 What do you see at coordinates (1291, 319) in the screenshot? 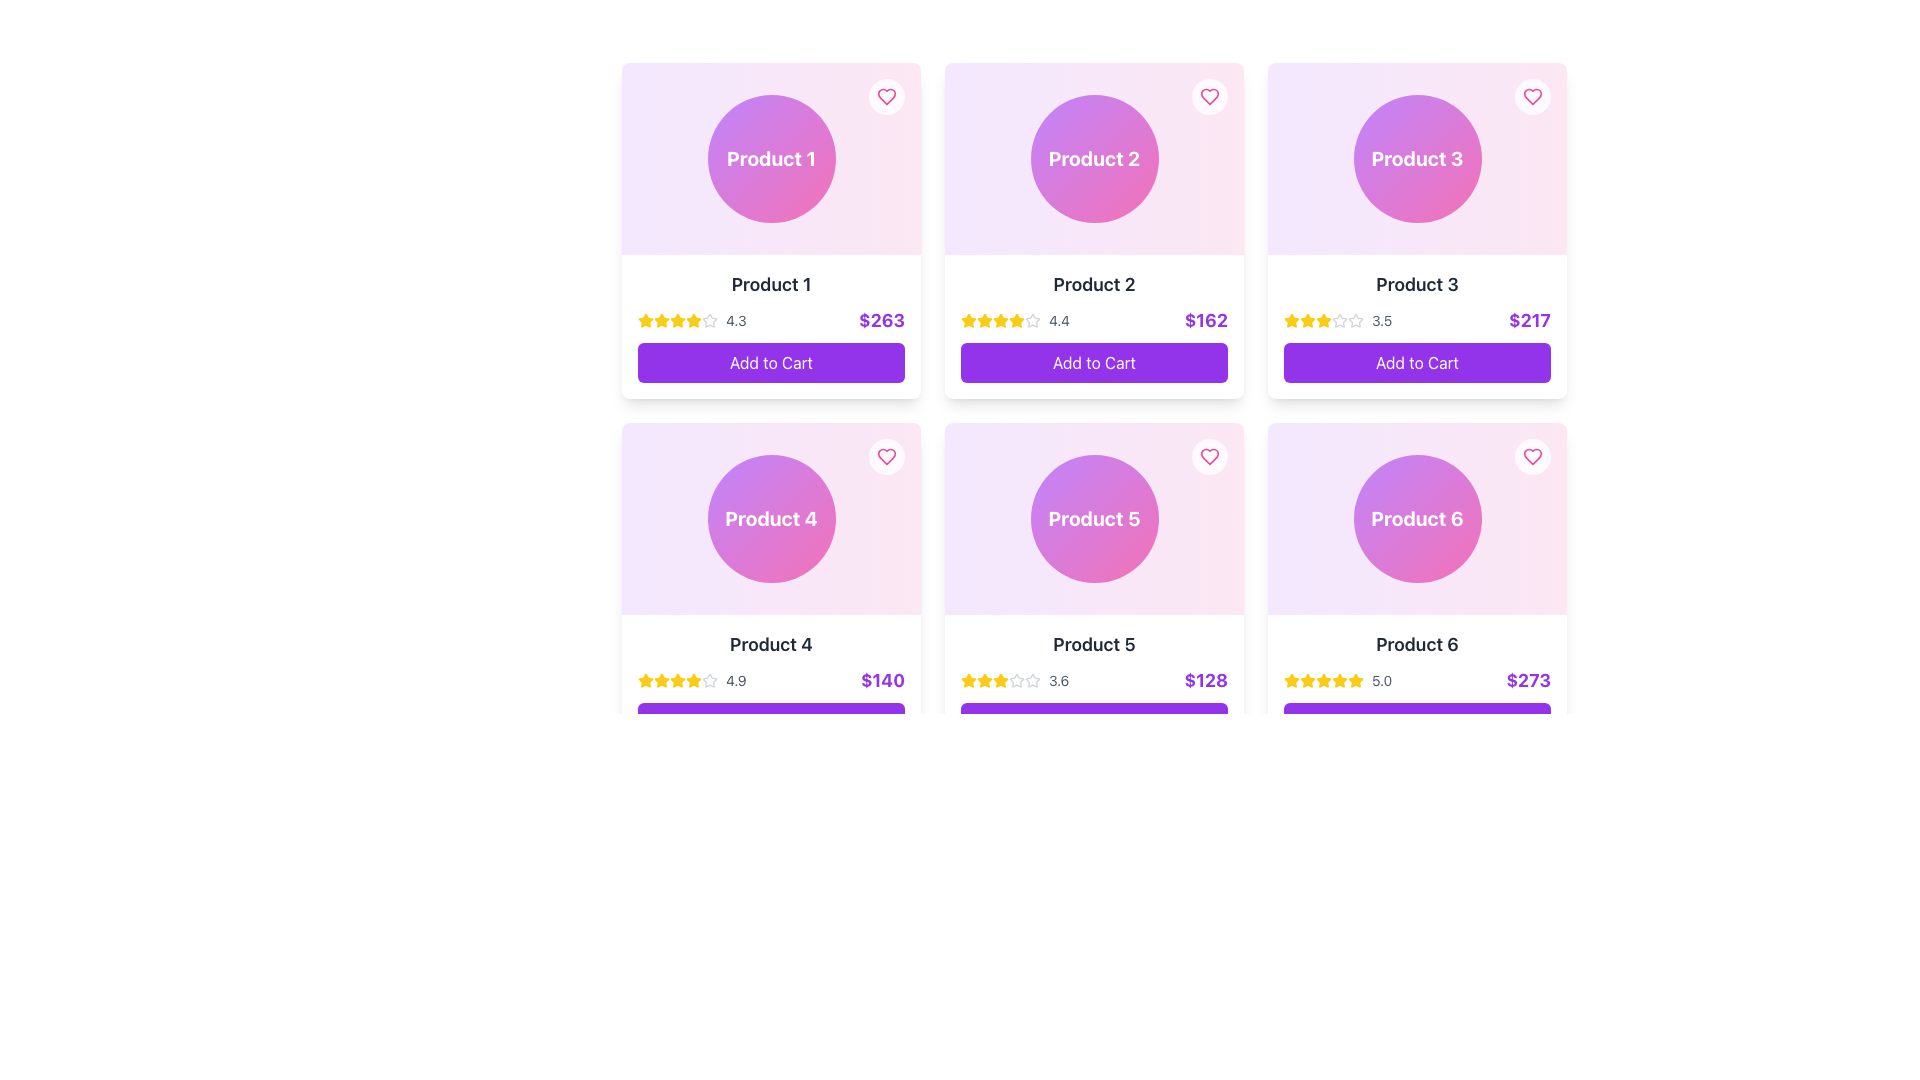
I see `the first star icon in the rating section of 'Product 3' located in the top-right card of the product cards` at bounding box center [1291, 319].